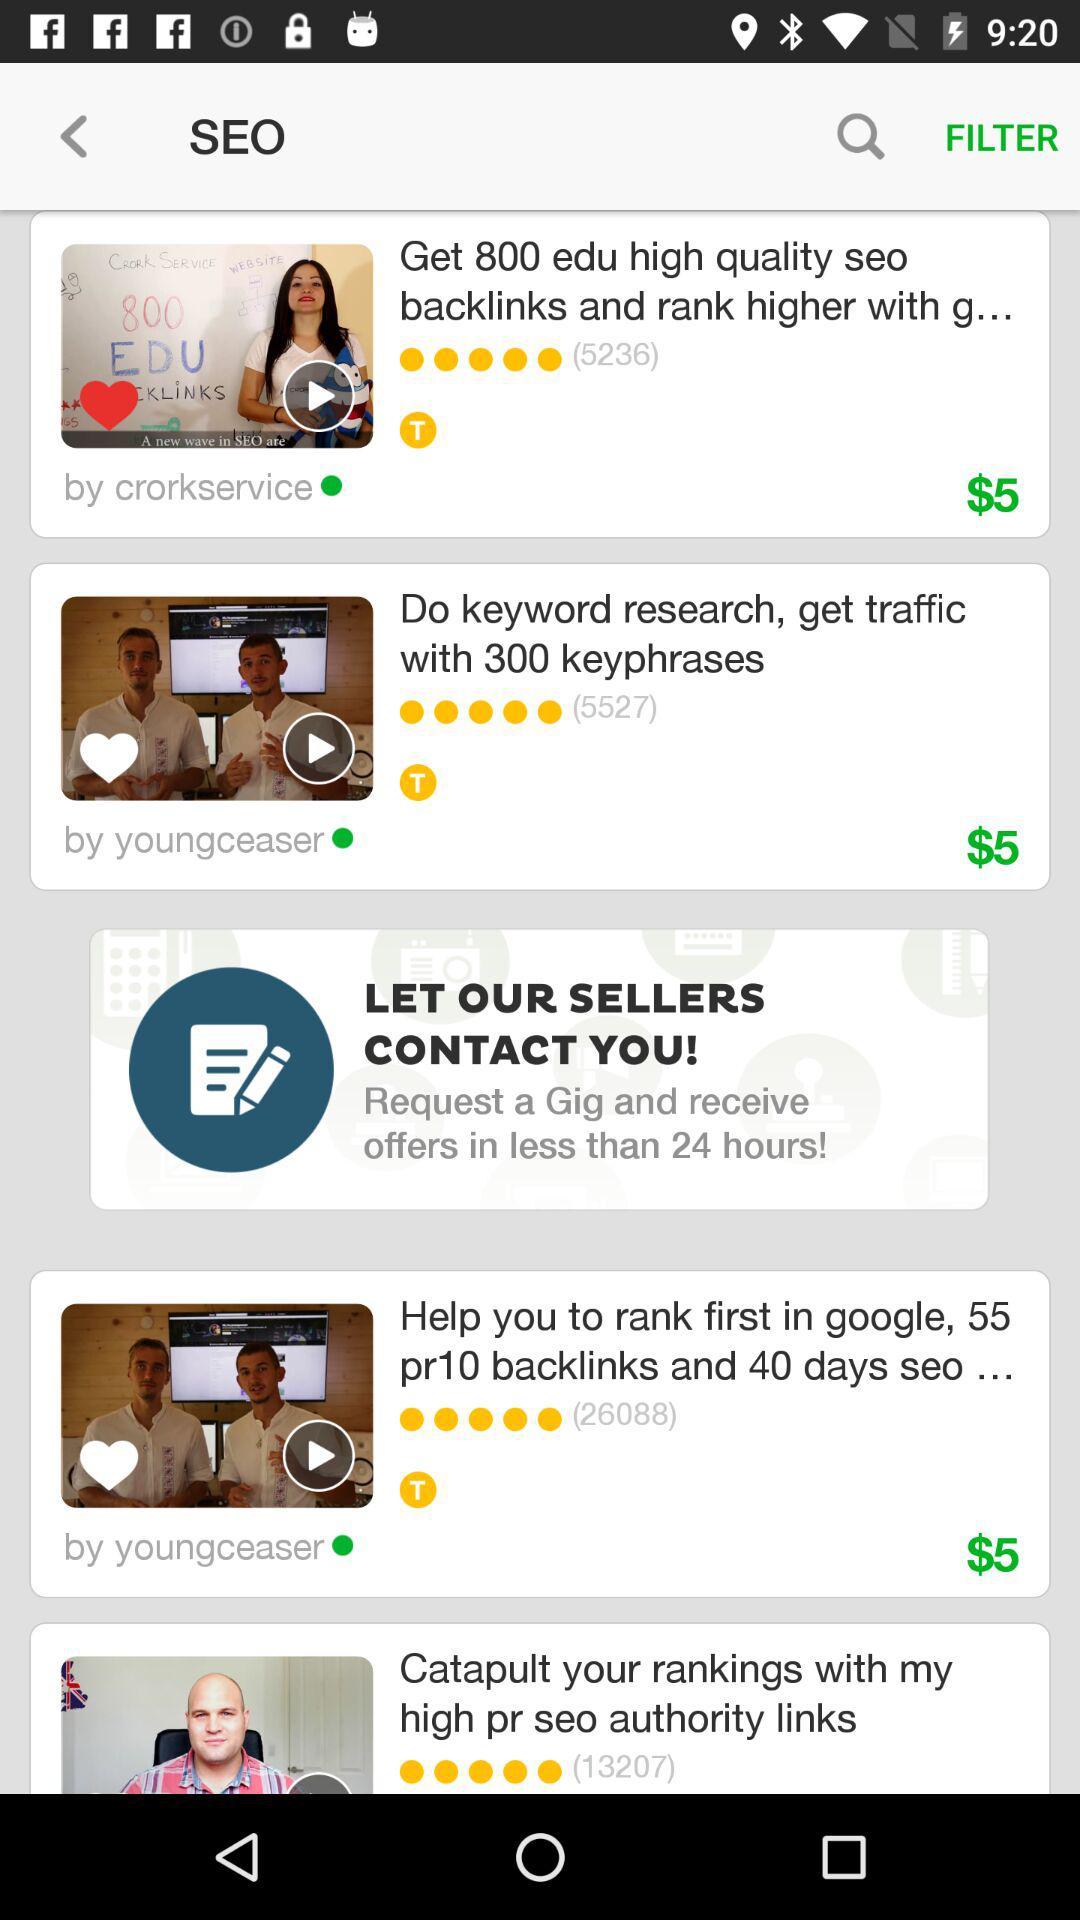 The image size is (1080, 1920). I want to click on the video, so click(318, 395).